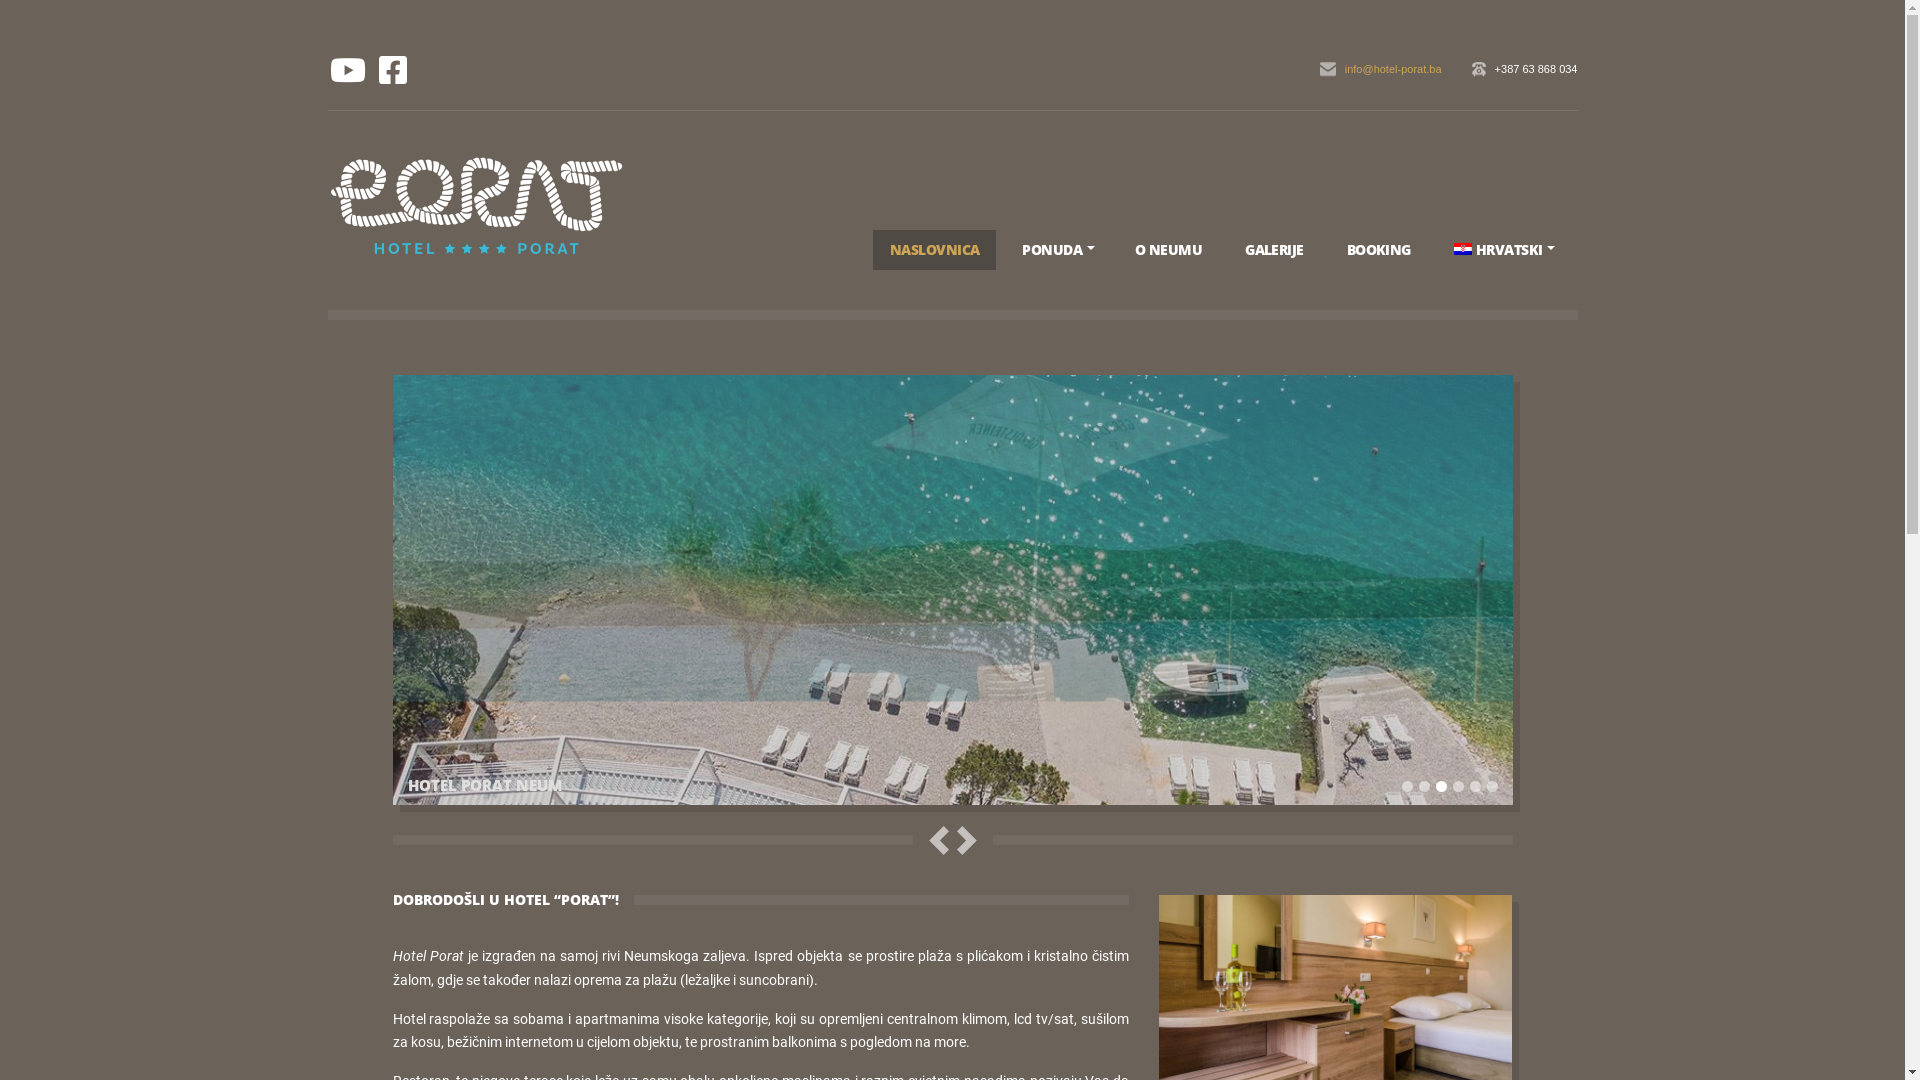  I want to click on '1', so click(1406, 785).